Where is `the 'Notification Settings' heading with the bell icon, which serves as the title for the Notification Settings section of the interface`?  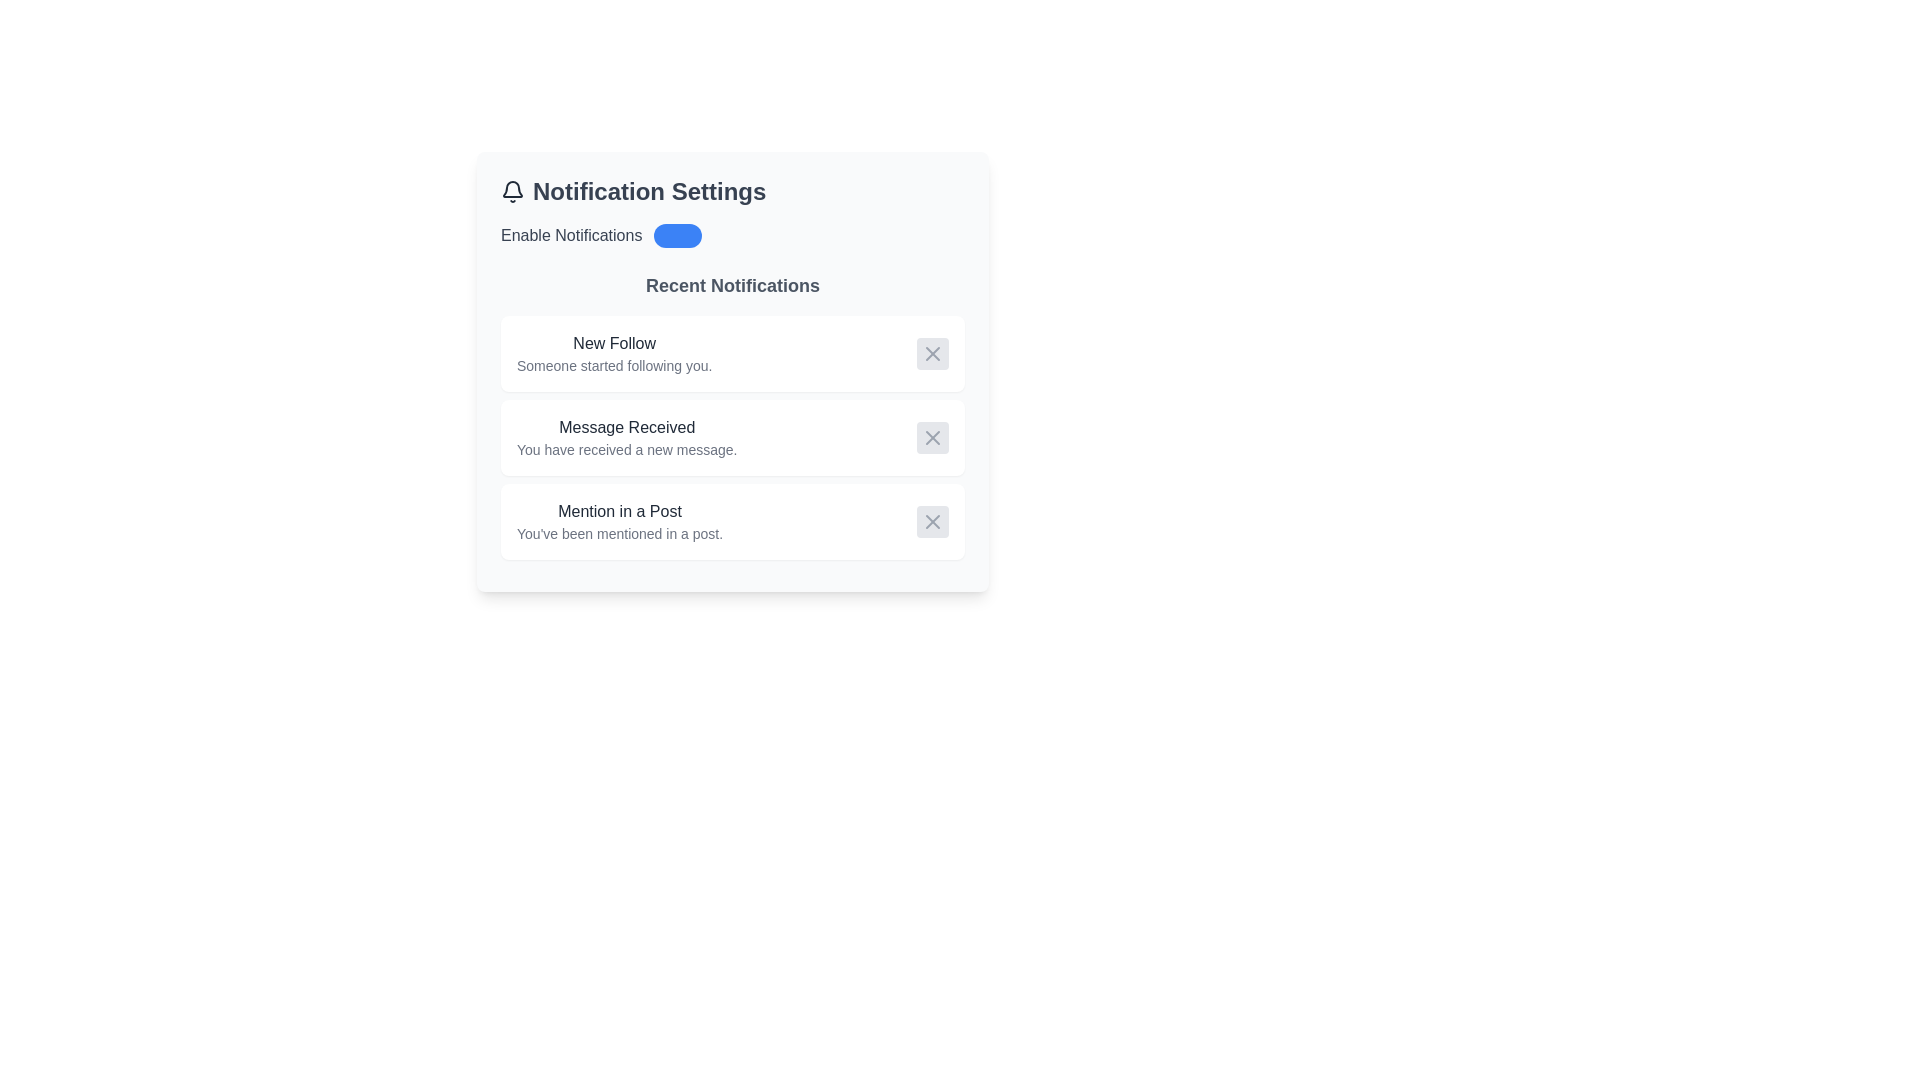 the 'Notification Settings' heading with the bell icon, which serves as the title for the Notification Settings section of the interface is located at coordinates (732, 192).